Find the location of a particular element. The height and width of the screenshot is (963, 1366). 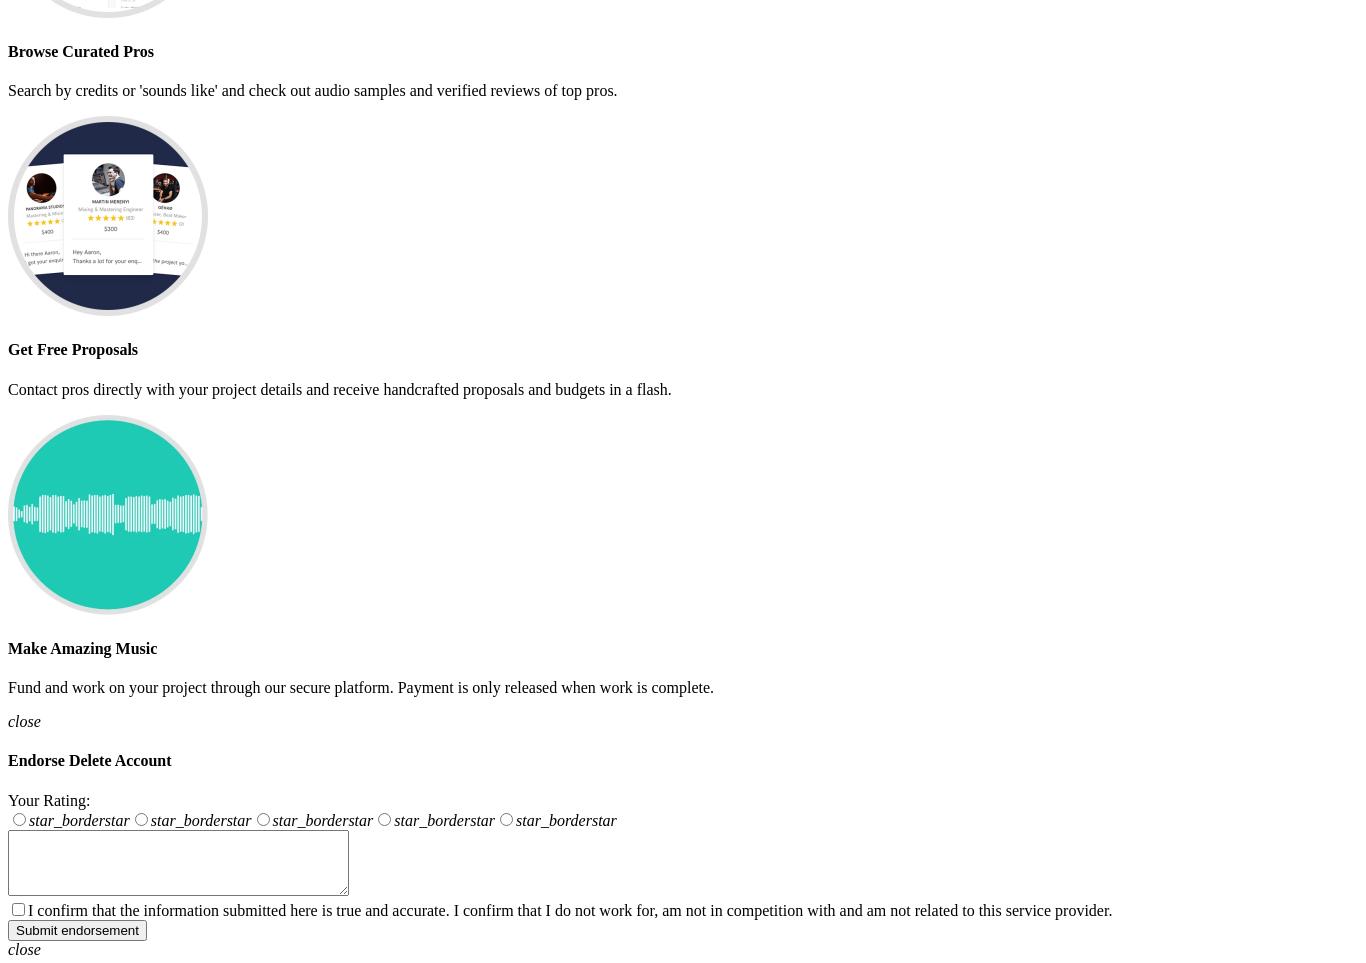

'Browse Curated Pros' is located at coordinates (8, 50).